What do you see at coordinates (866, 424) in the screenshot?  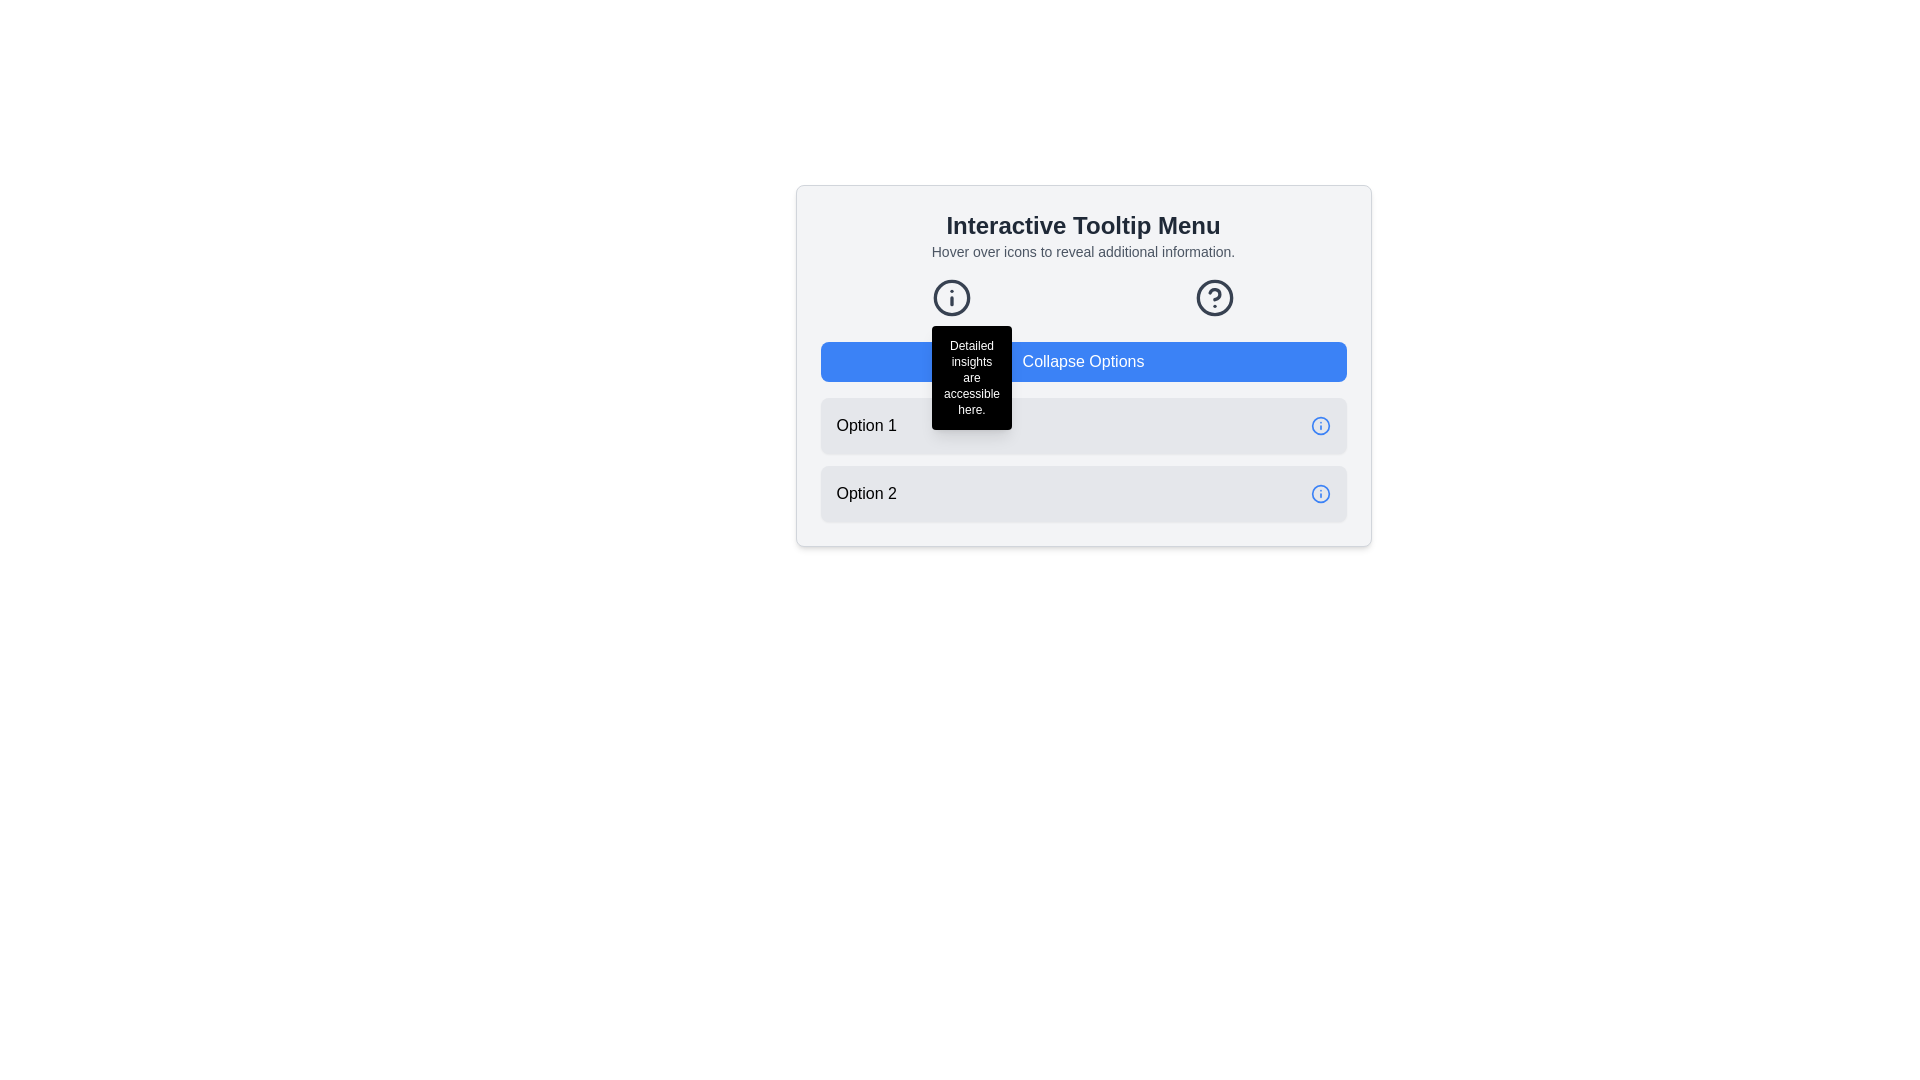 I see `the Text label that is positioned inside a light gray rectangular box, located below the blue button labeled 'Collapse Options' and above 'Option 2'` at bounding box center [866, 424].